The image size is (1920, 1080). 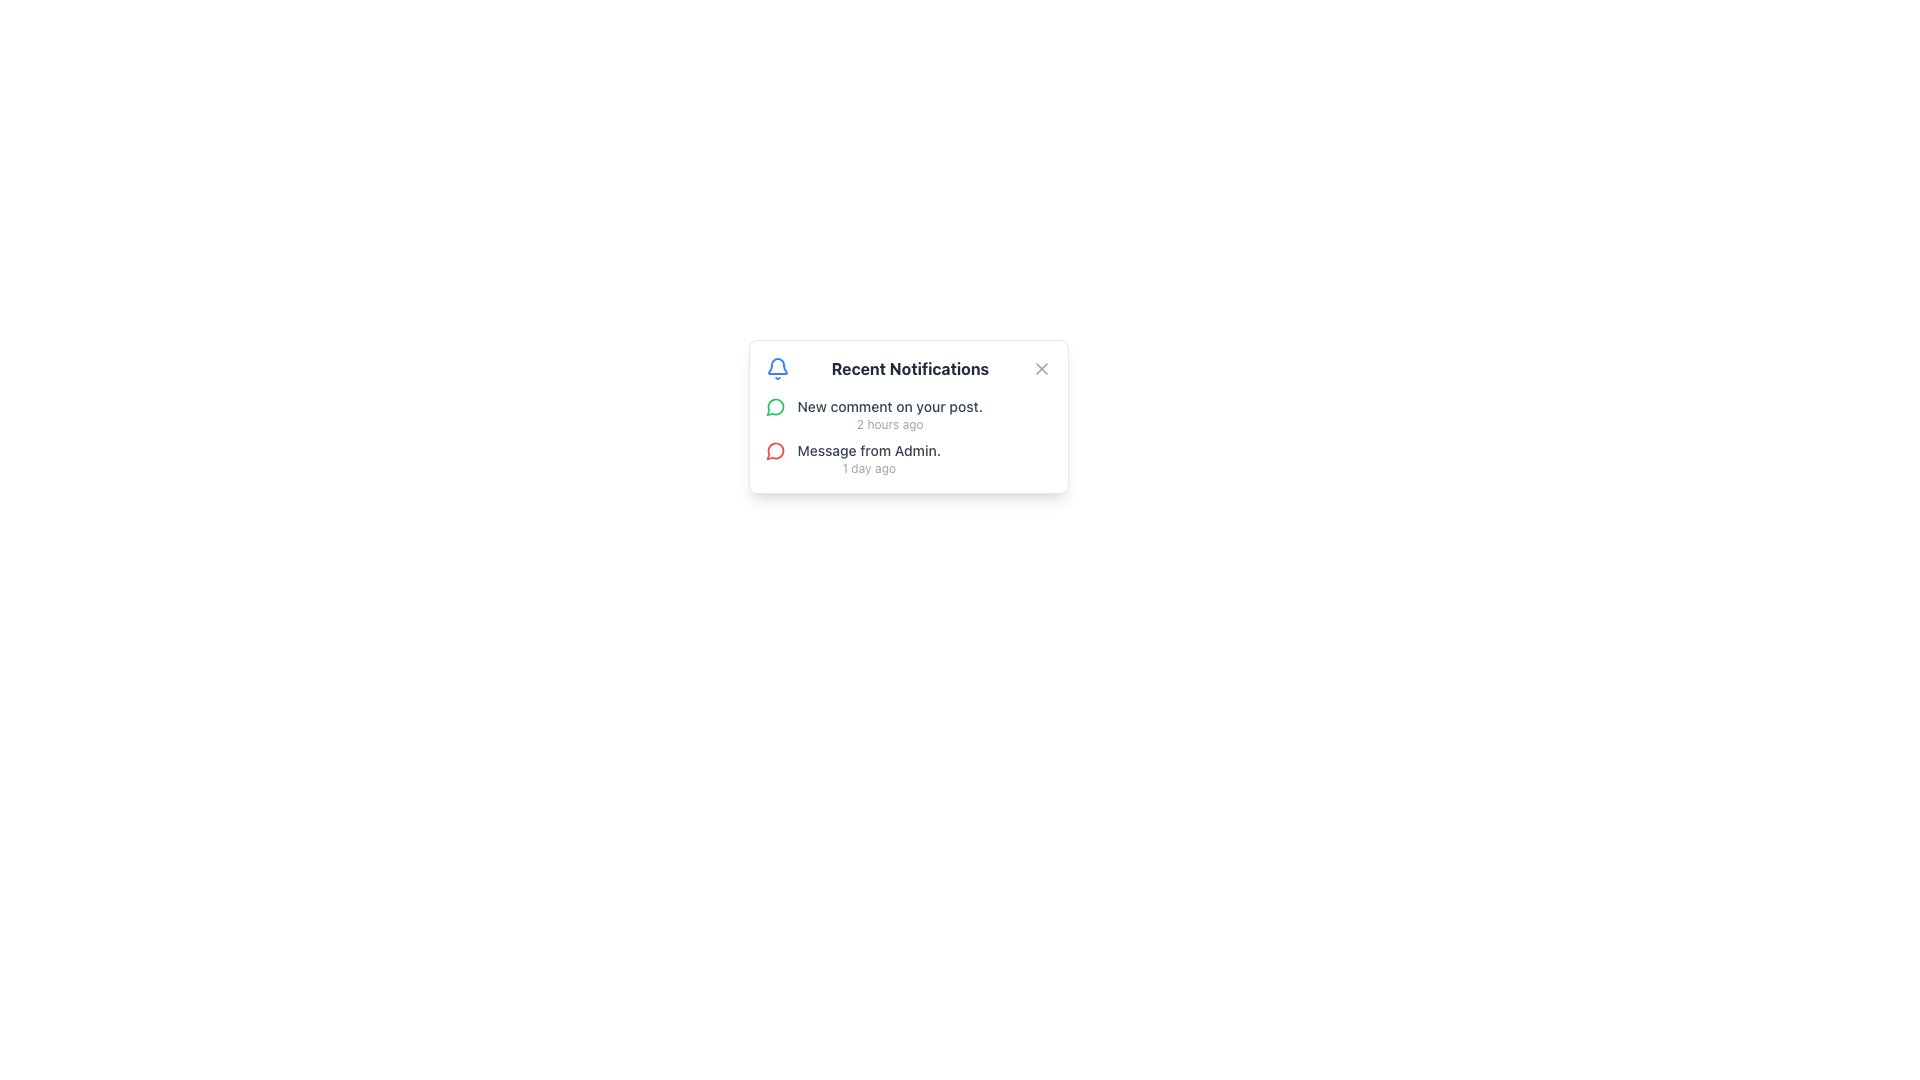 What do you see at coordinates (907, 435) in the screenshot?
I see `the recent notifications list located within the notification card beneath the heading 'Recent Notifications'` at bounding box center [907, 435].